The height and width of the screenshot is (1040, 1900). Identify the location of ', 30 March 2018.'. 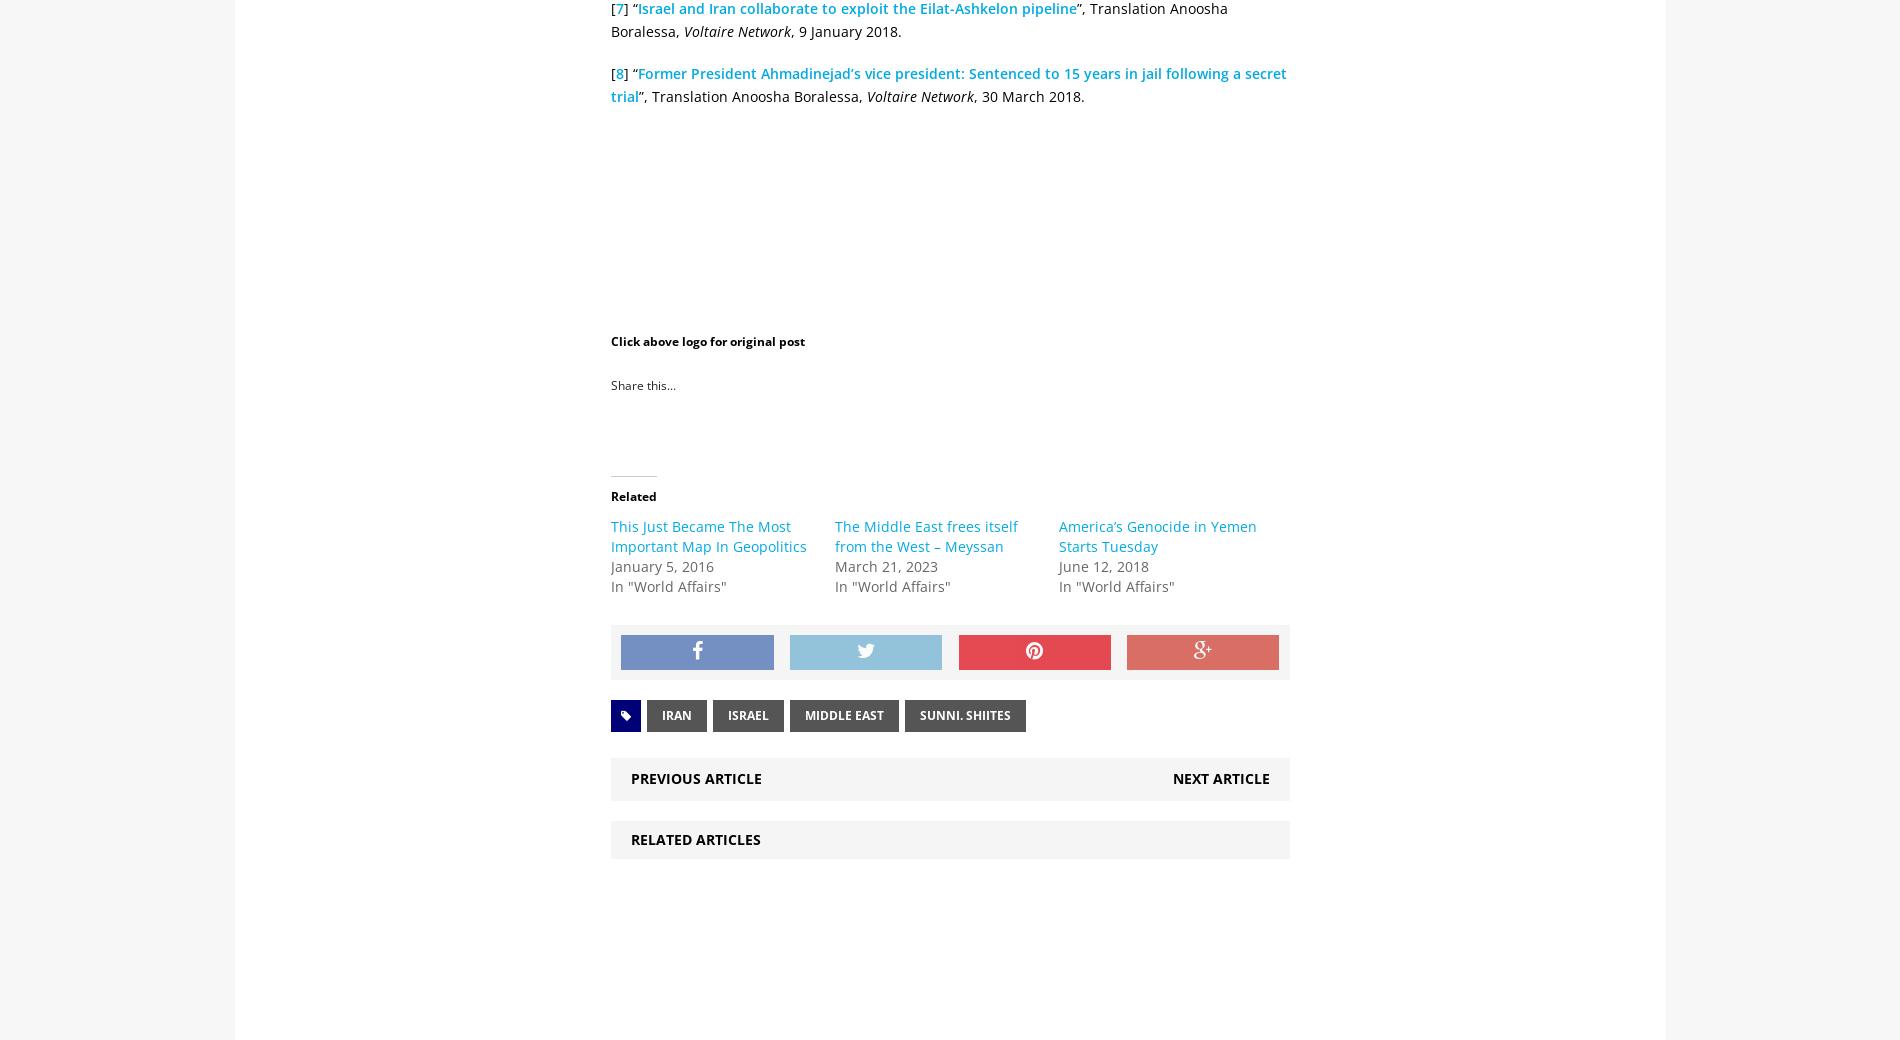
(973, 94).